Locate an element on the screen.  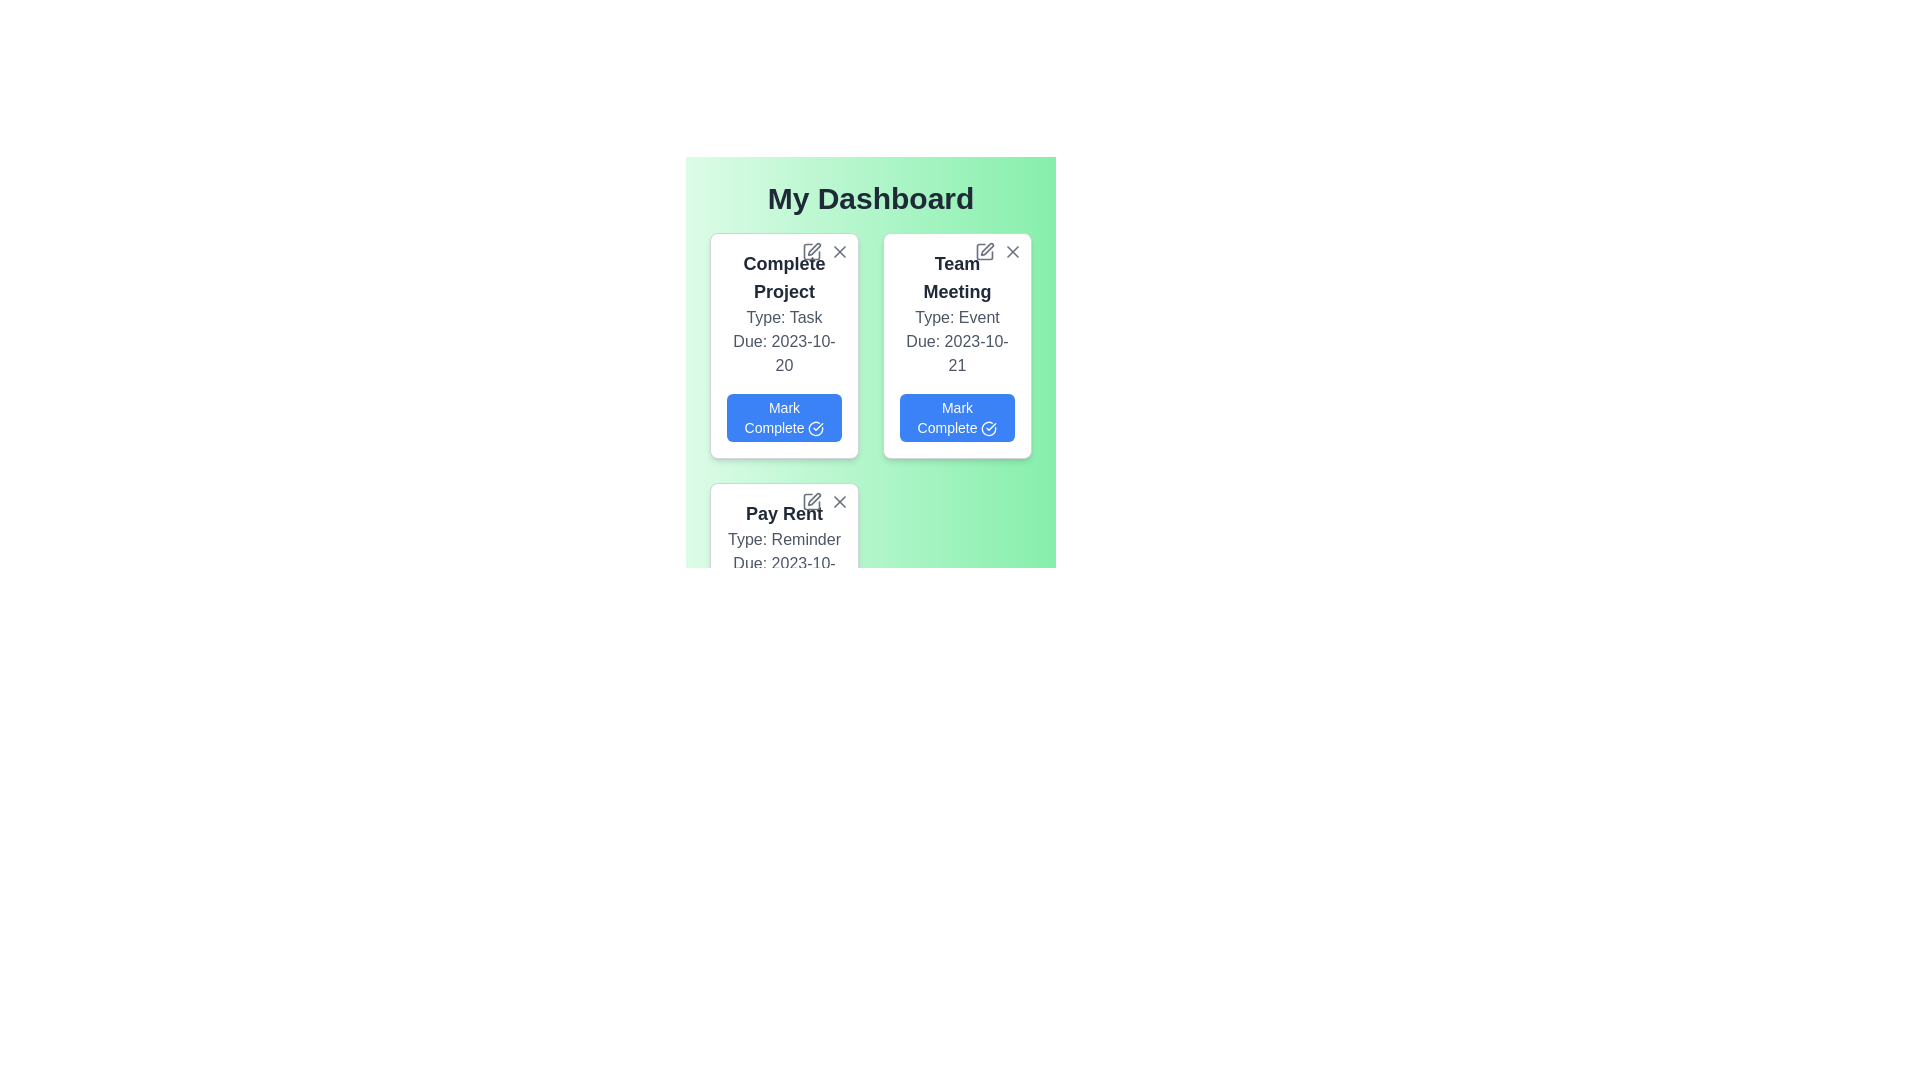
the text display that reads 'Type: Task', which is styled in gray and located beneath the title 'Complete Project' is located at coordinates (783, 316).